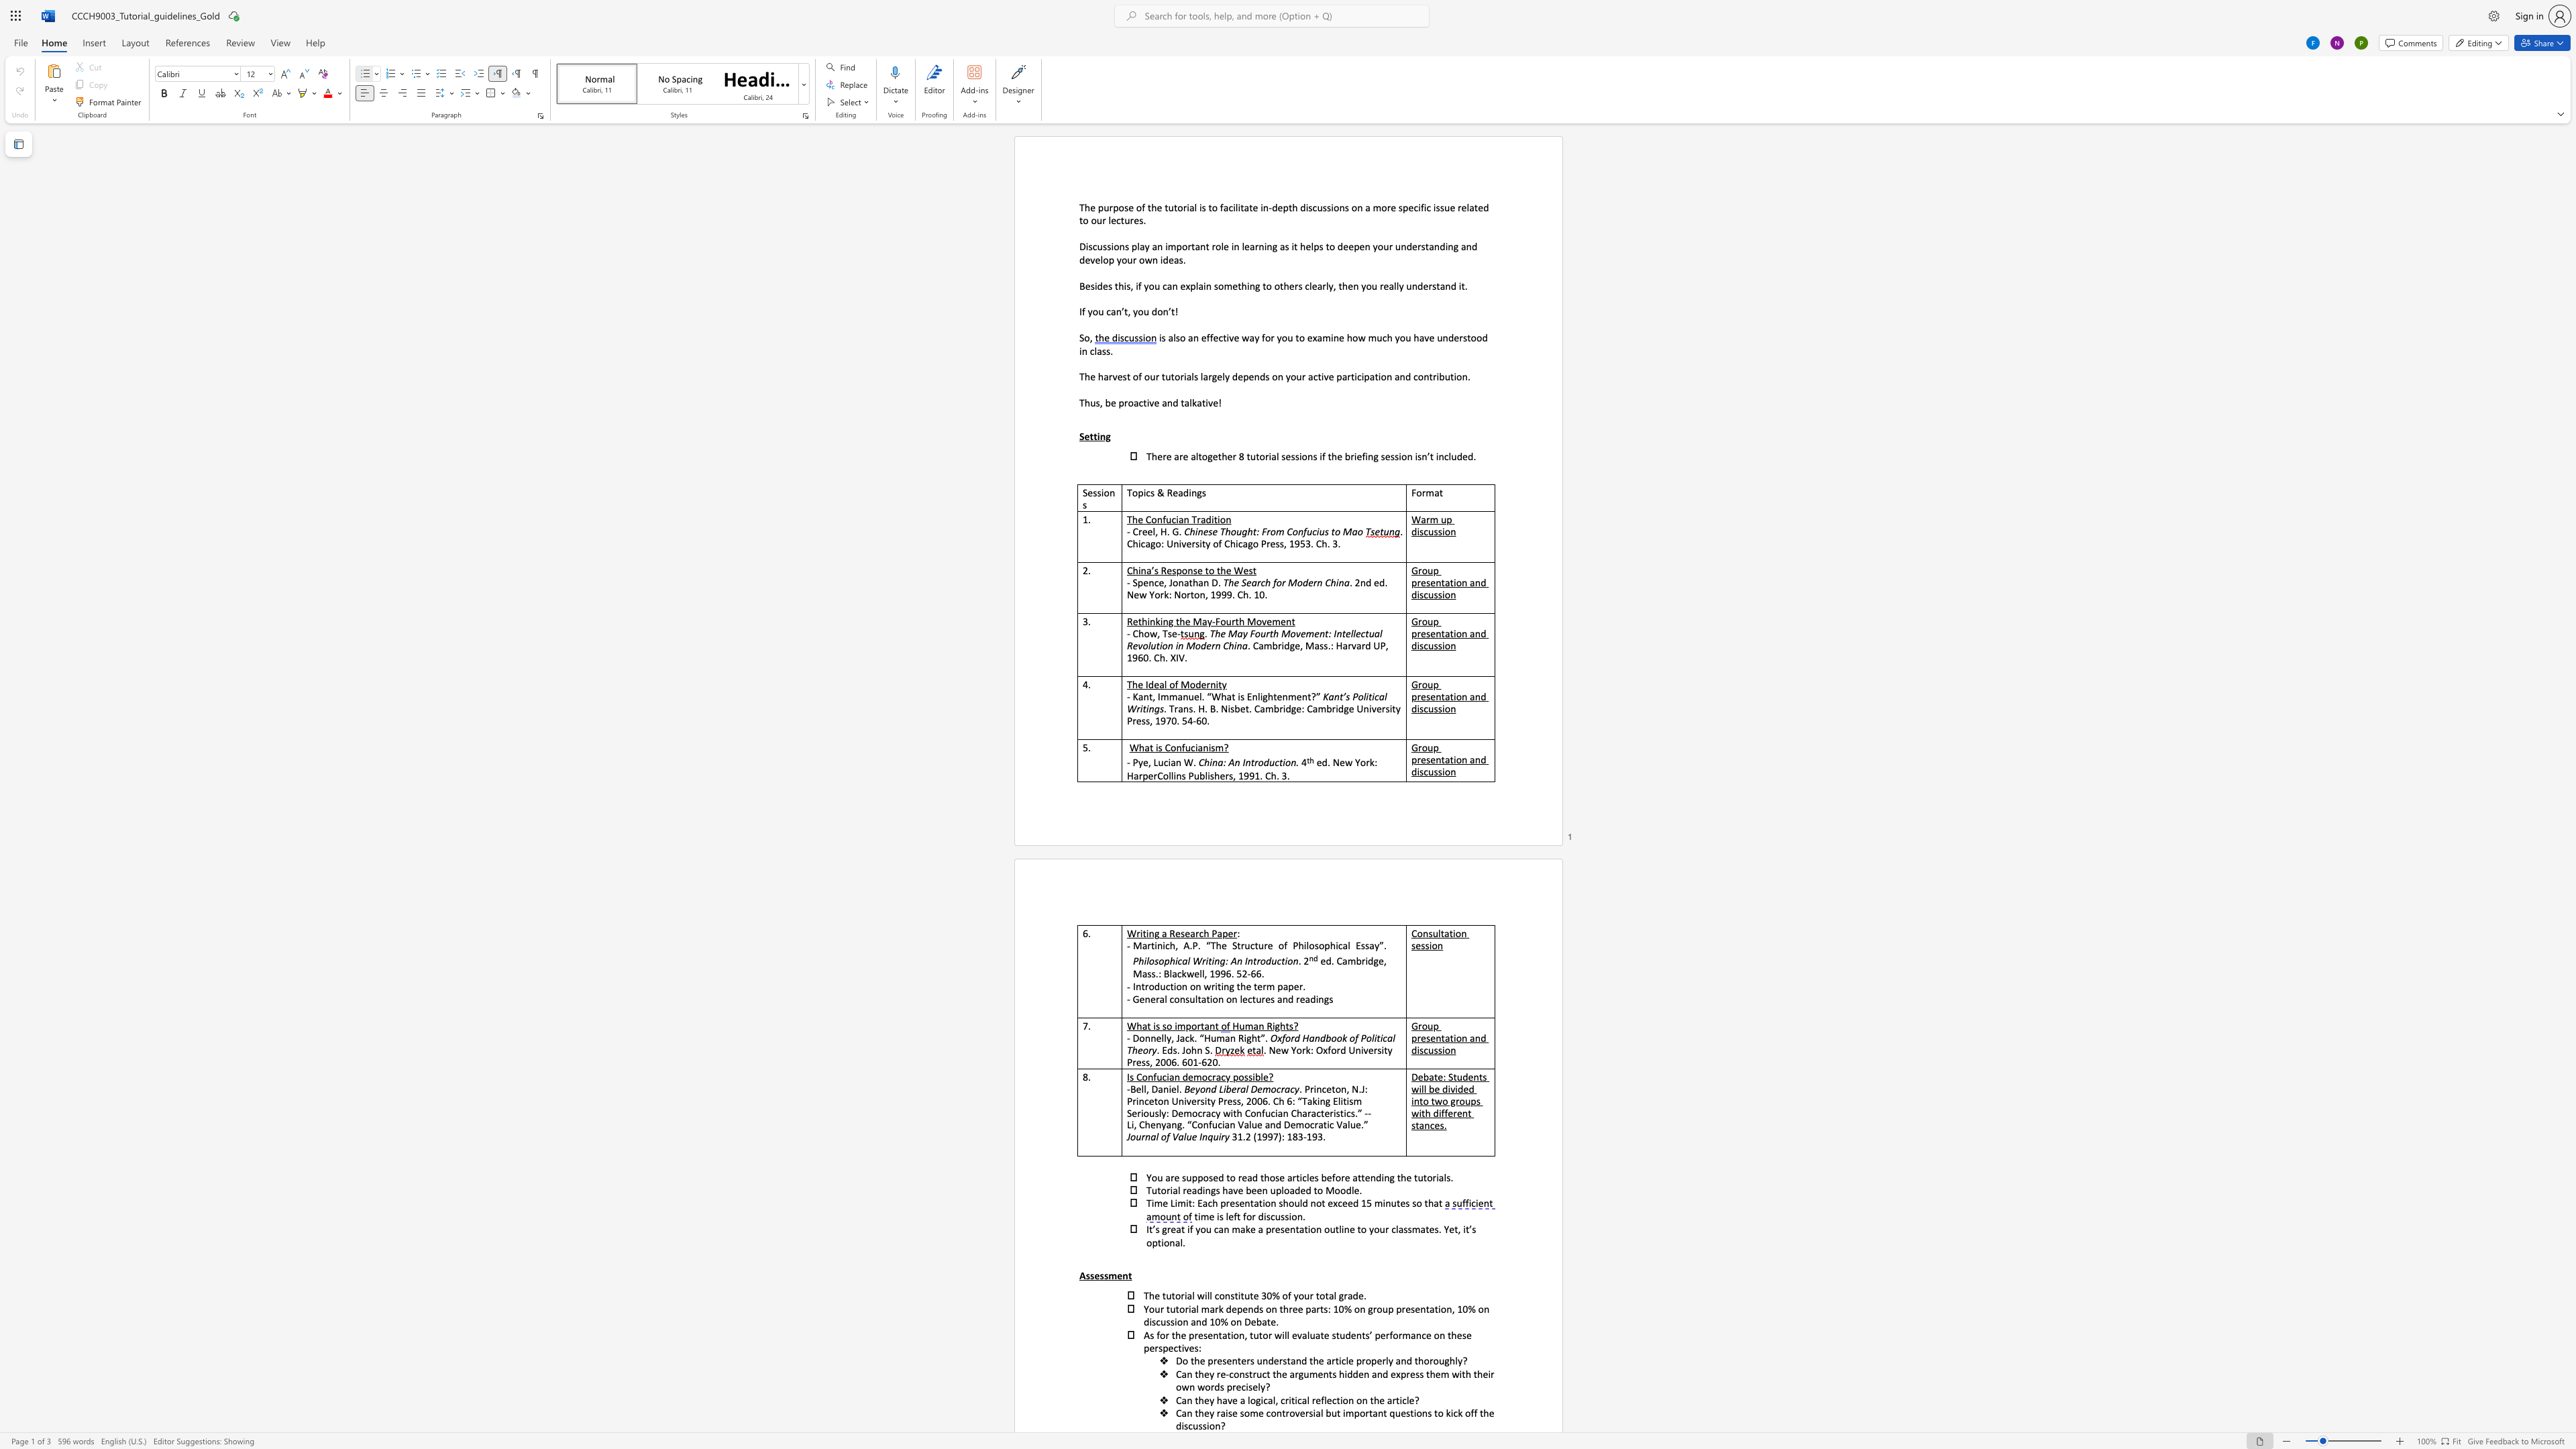  What do you see at coordinates (1172, 519) in the screenshot?
I see `the 1th character "c" in the text` at bounding box center [1172, 519].